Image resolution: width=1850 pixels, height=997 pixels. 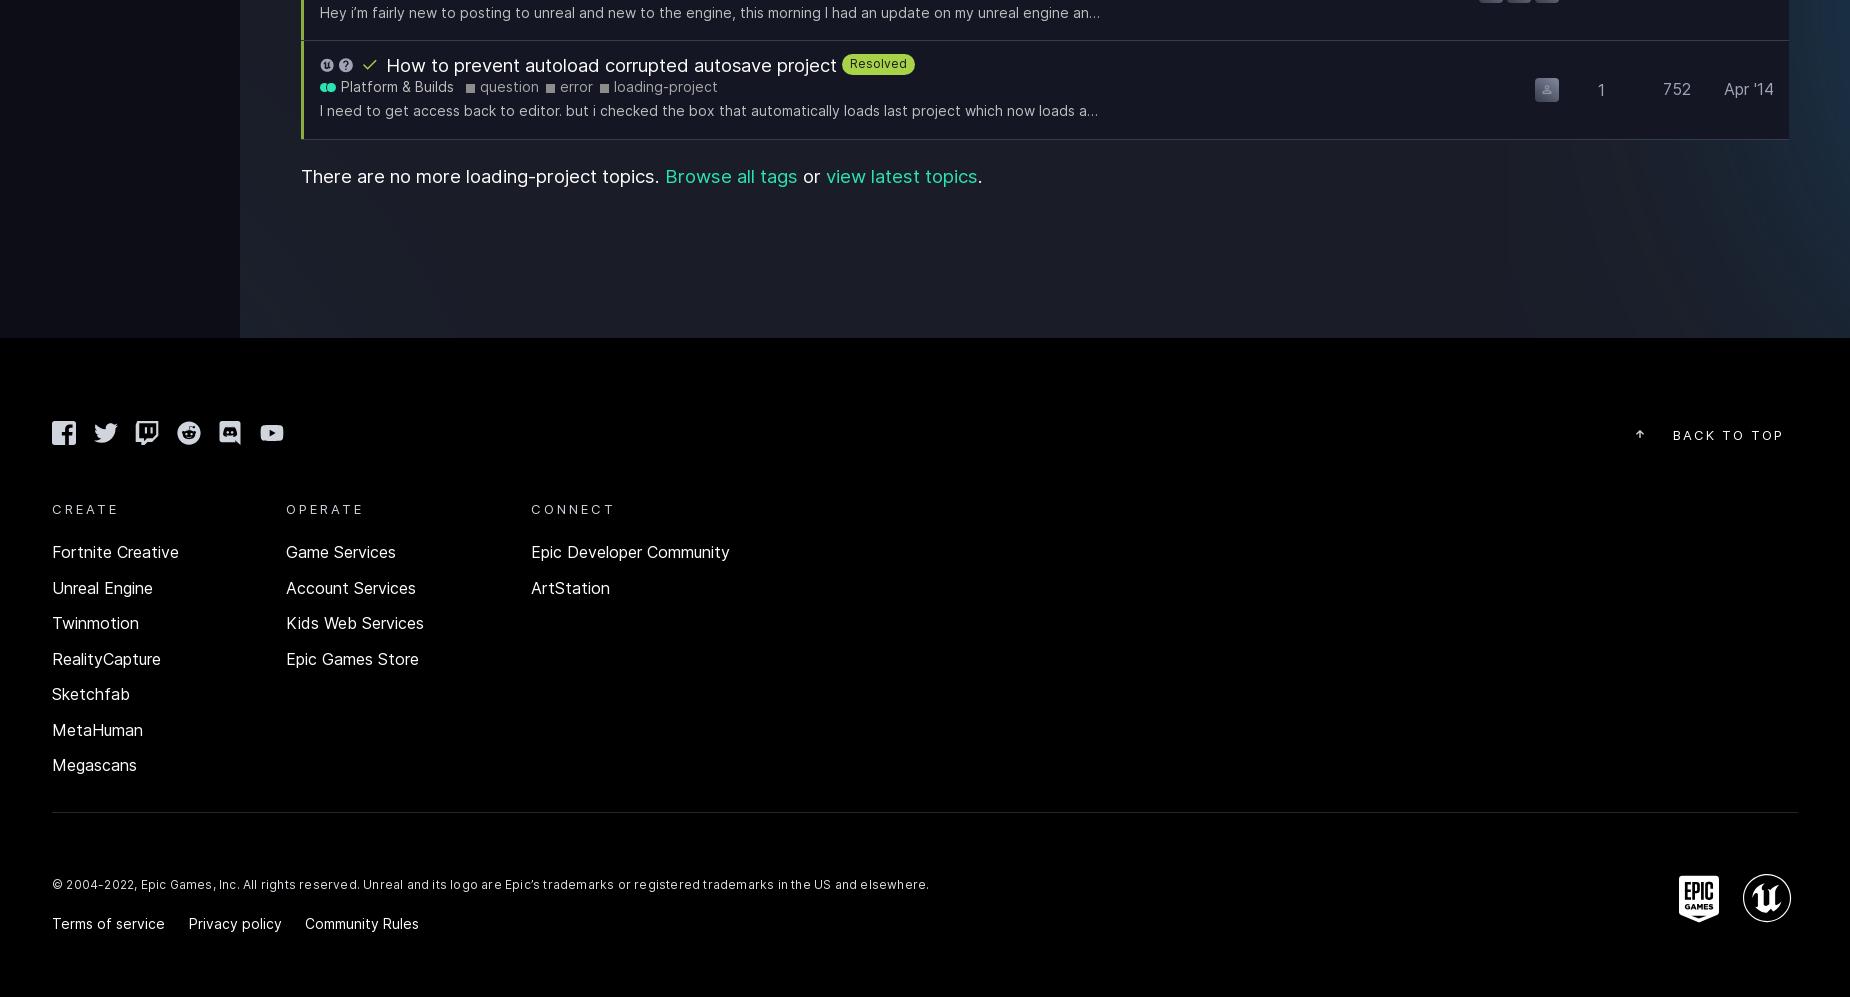 I want to click on 'Connect', so click(x=530, y=506).